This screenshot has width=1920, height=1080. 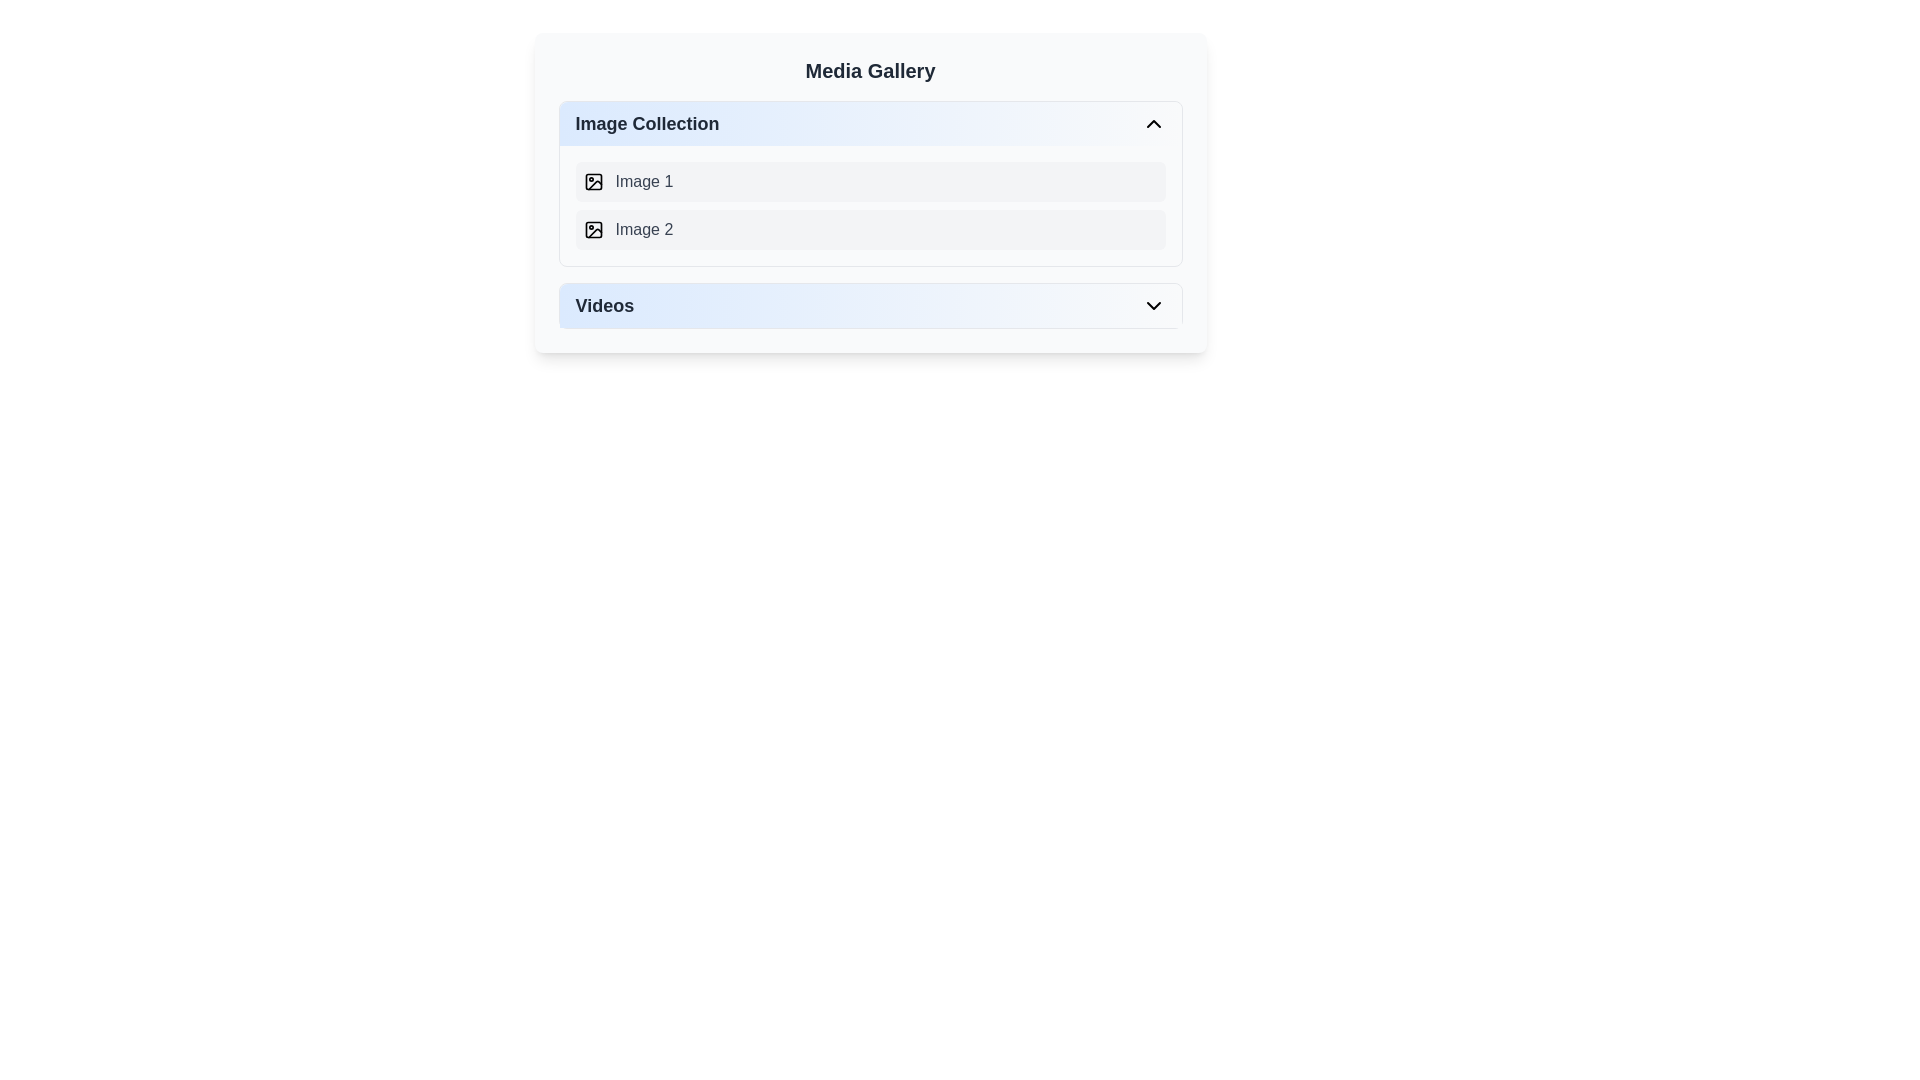 I want to click on the 'Media Gallery' text header, which is a large, bold header positioned at the top of the media gallery interface, so click(x=870, y=69).